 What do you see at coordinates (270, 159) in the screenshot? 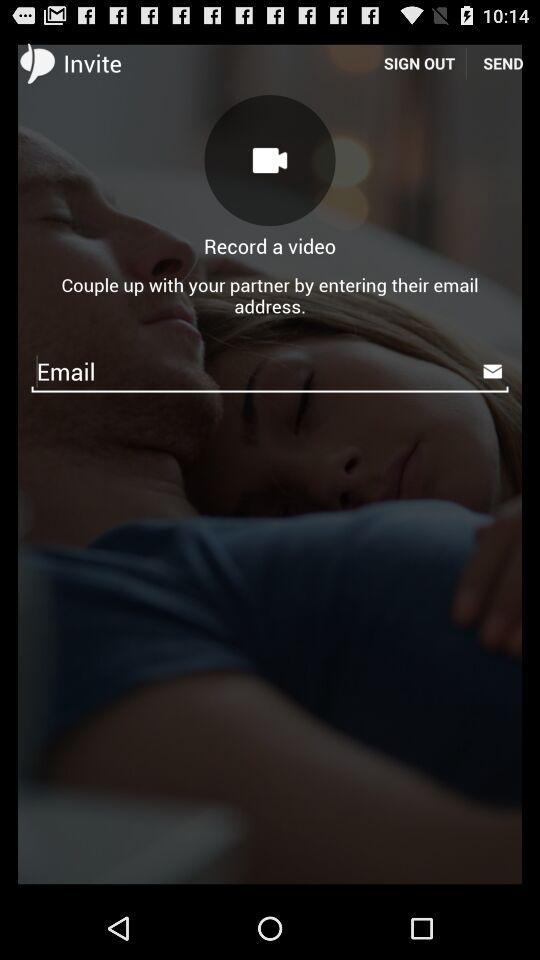
I see `the item to the left of the sign out icon` at bounding box center [270, 159].